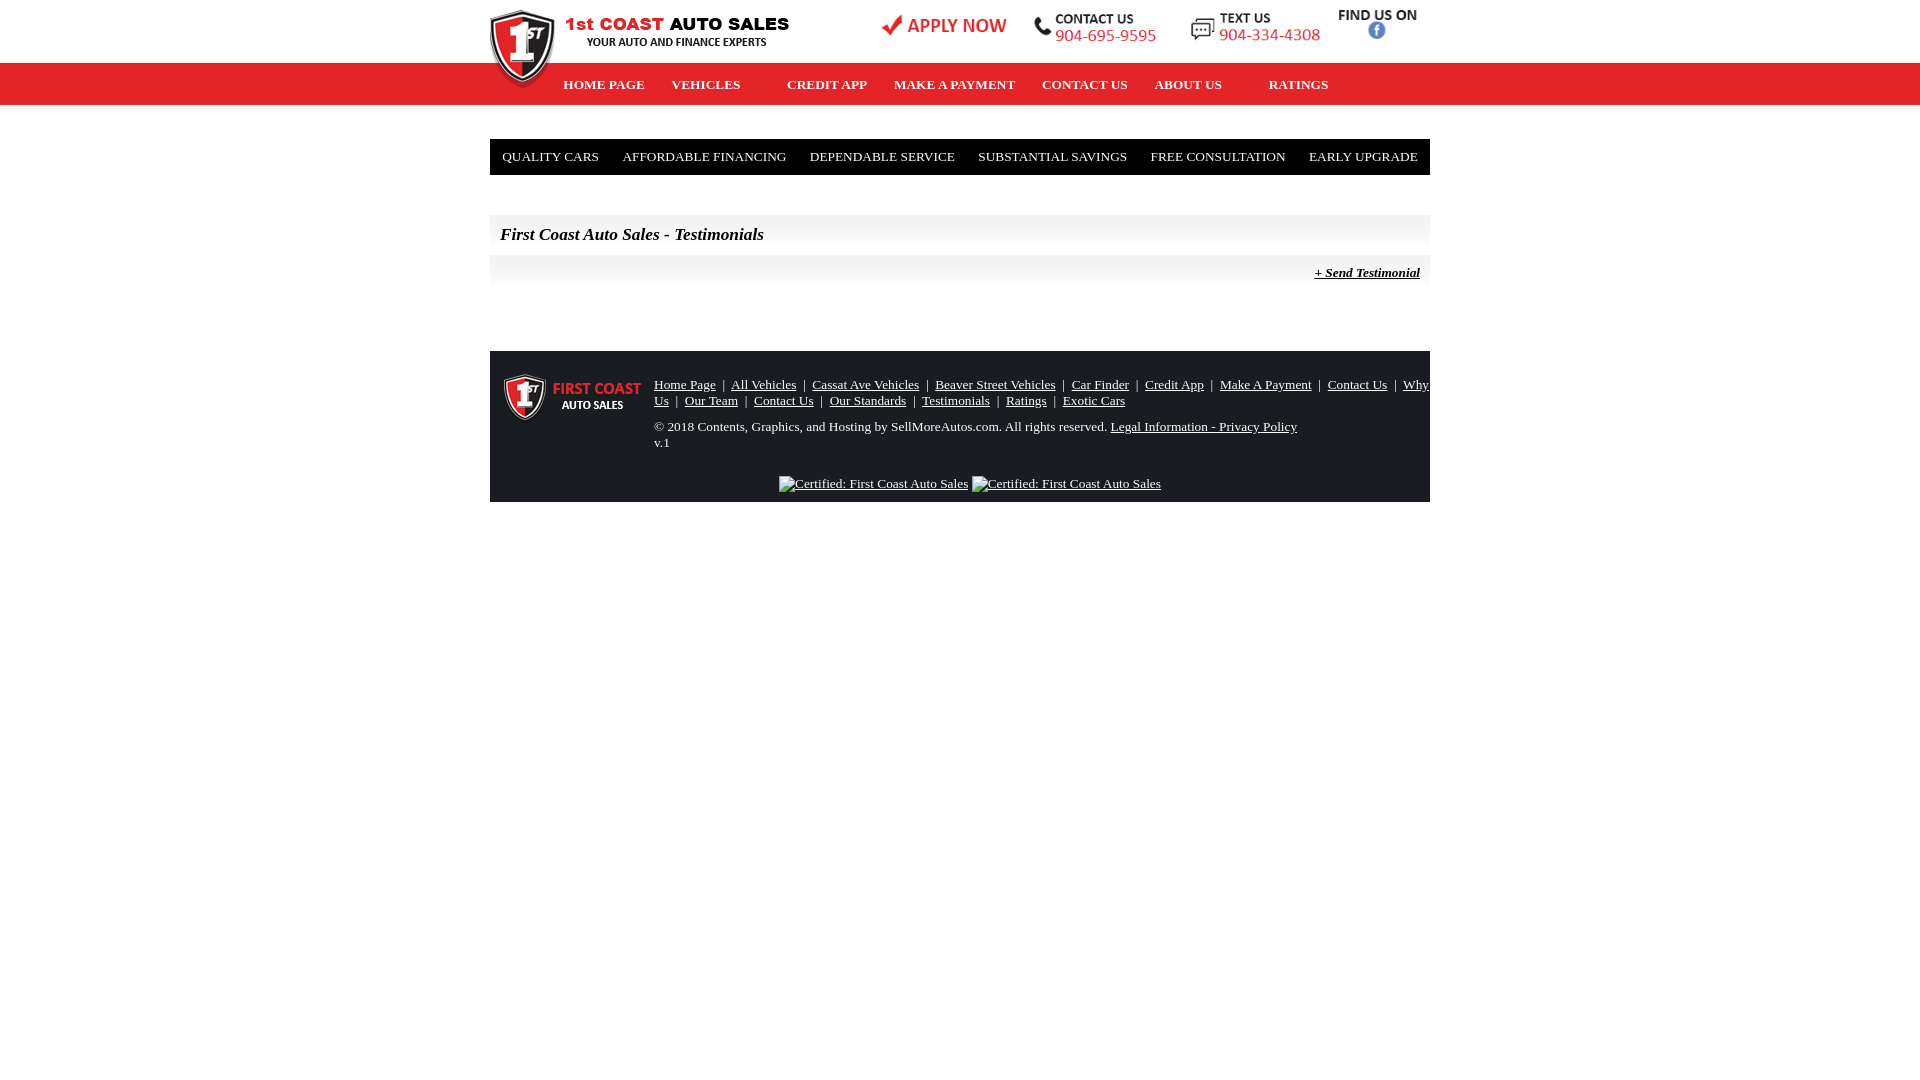  Describe the element at coordinates (1217, 156) in the screenshot. I see `'FREE CONSULTATION'` at that location.